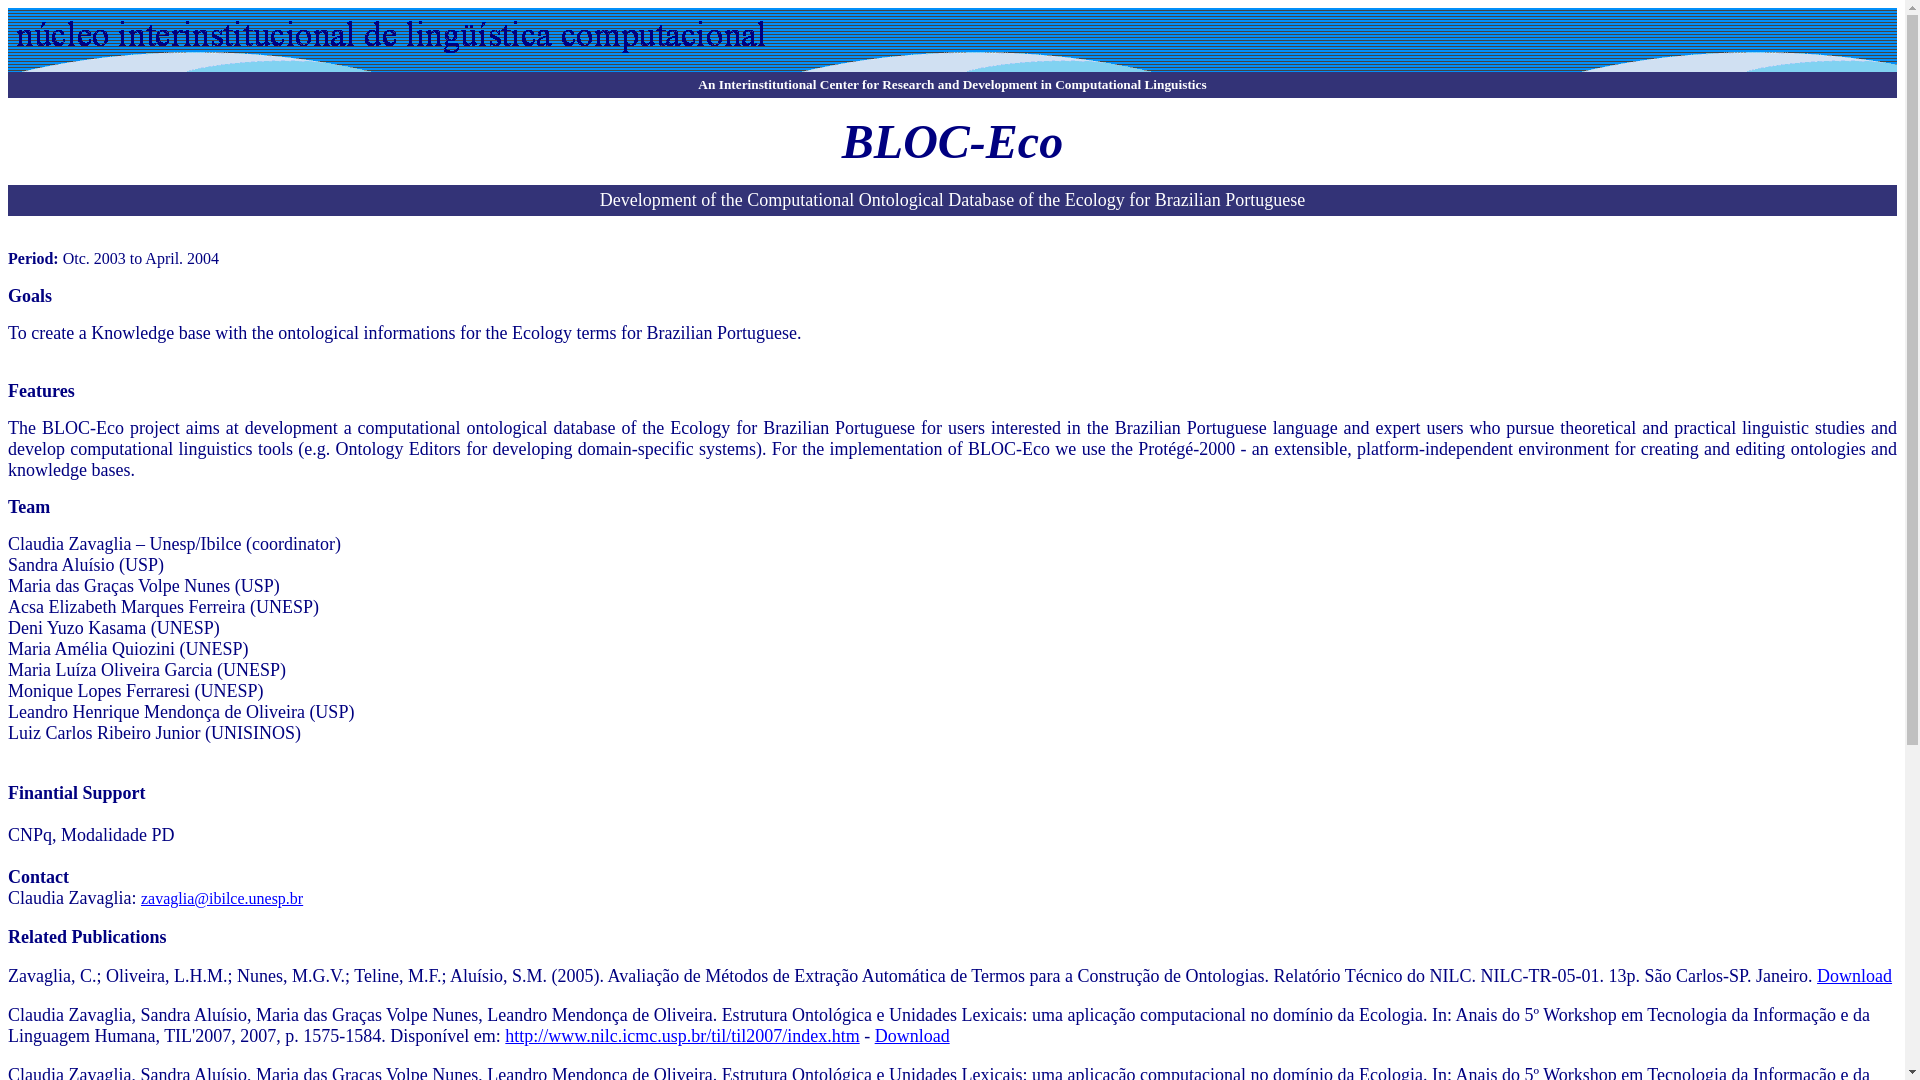 The width and height of the screenshot is (1920, 1080). What do you see at coordinates (911, 1035) in the screenshot?
I see `'Download'` at bounding box center [911, 1035].